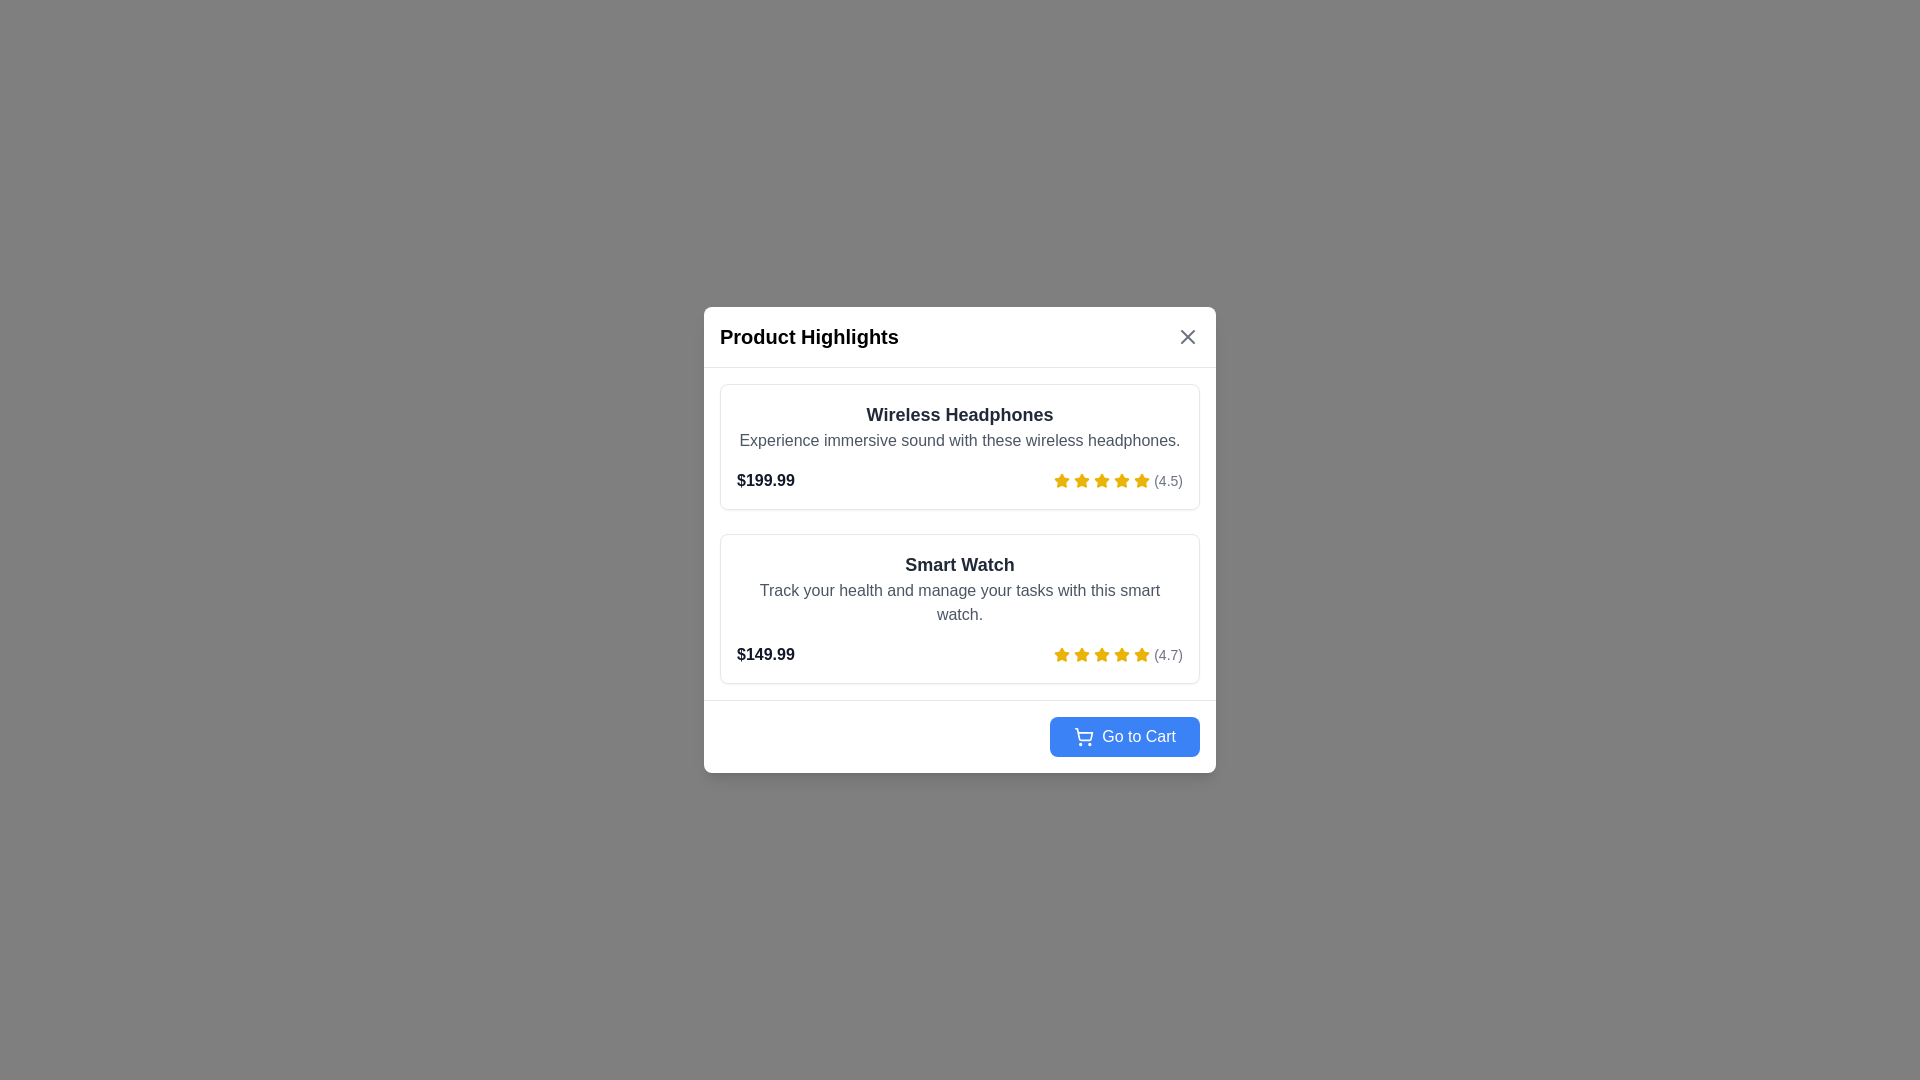  What do you see at coordinates (809, 335) in the screenshot?
I see `text displayed in the 'Product Highlights' header, which is bold, larger, and styled in black against a white background, located in the upper left corner of the modal pop-up` at bounding box center [809, 335].